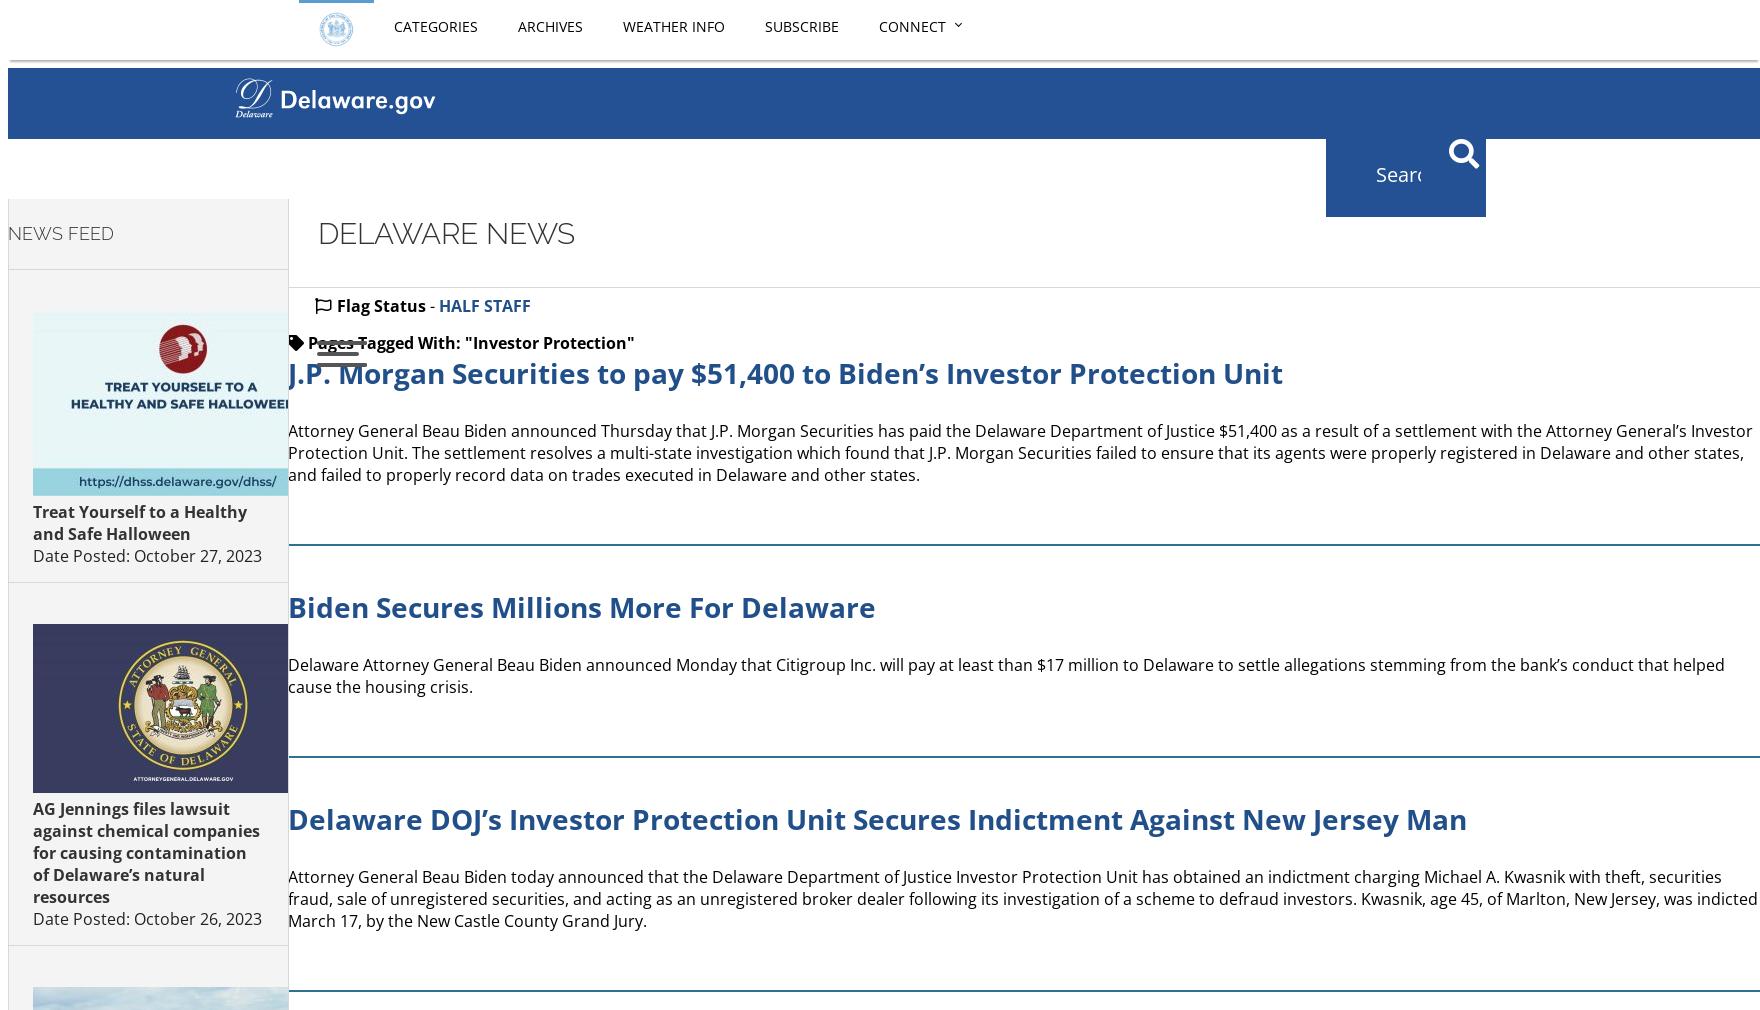 This screenshot has width=1760, height=1010. I want to click on 'NEWS FEED', so click(61, 232).